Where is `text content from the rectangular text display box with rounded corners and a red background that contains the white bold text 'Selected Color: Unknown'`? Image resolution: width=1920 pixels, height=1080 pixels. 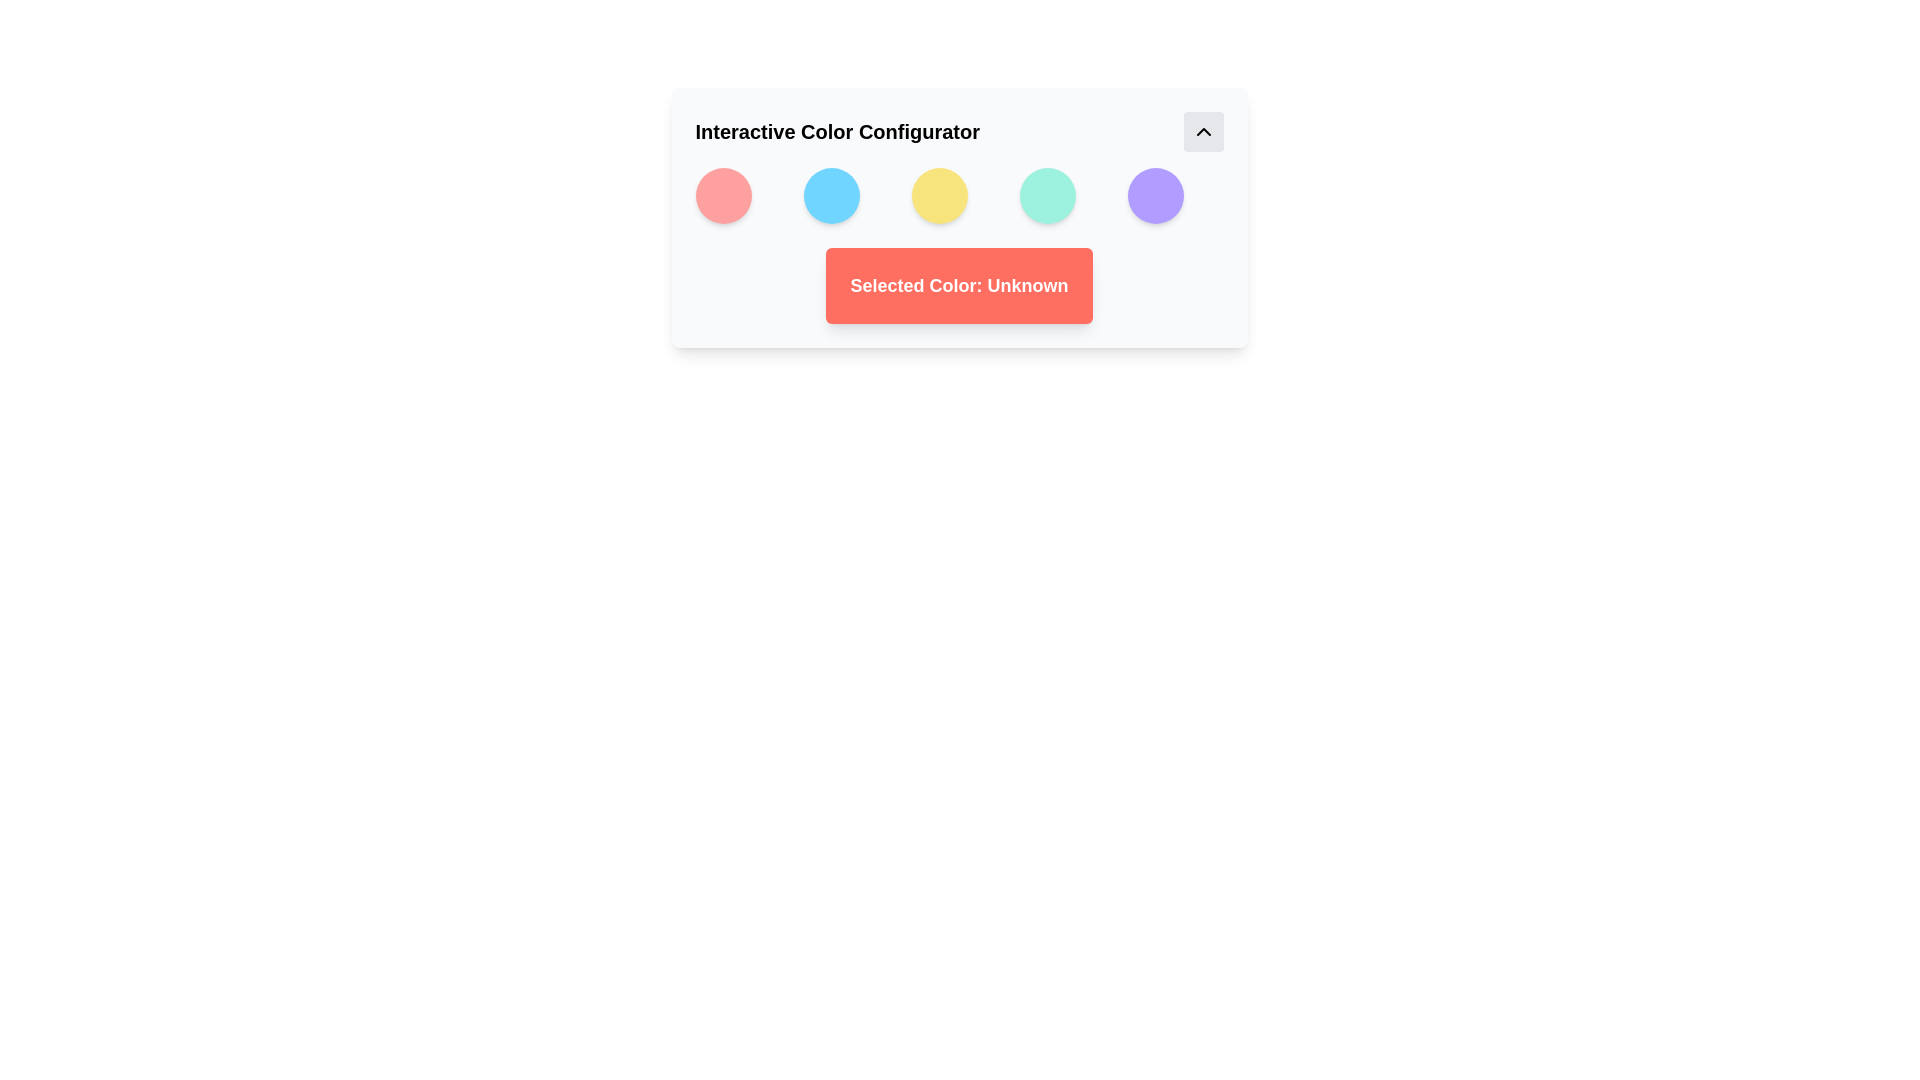 text content from the rectangular text display box with rounded corners and a red background that contains the white bold text 'Selected Color: Unknown' is located at coordinates (958, 285).